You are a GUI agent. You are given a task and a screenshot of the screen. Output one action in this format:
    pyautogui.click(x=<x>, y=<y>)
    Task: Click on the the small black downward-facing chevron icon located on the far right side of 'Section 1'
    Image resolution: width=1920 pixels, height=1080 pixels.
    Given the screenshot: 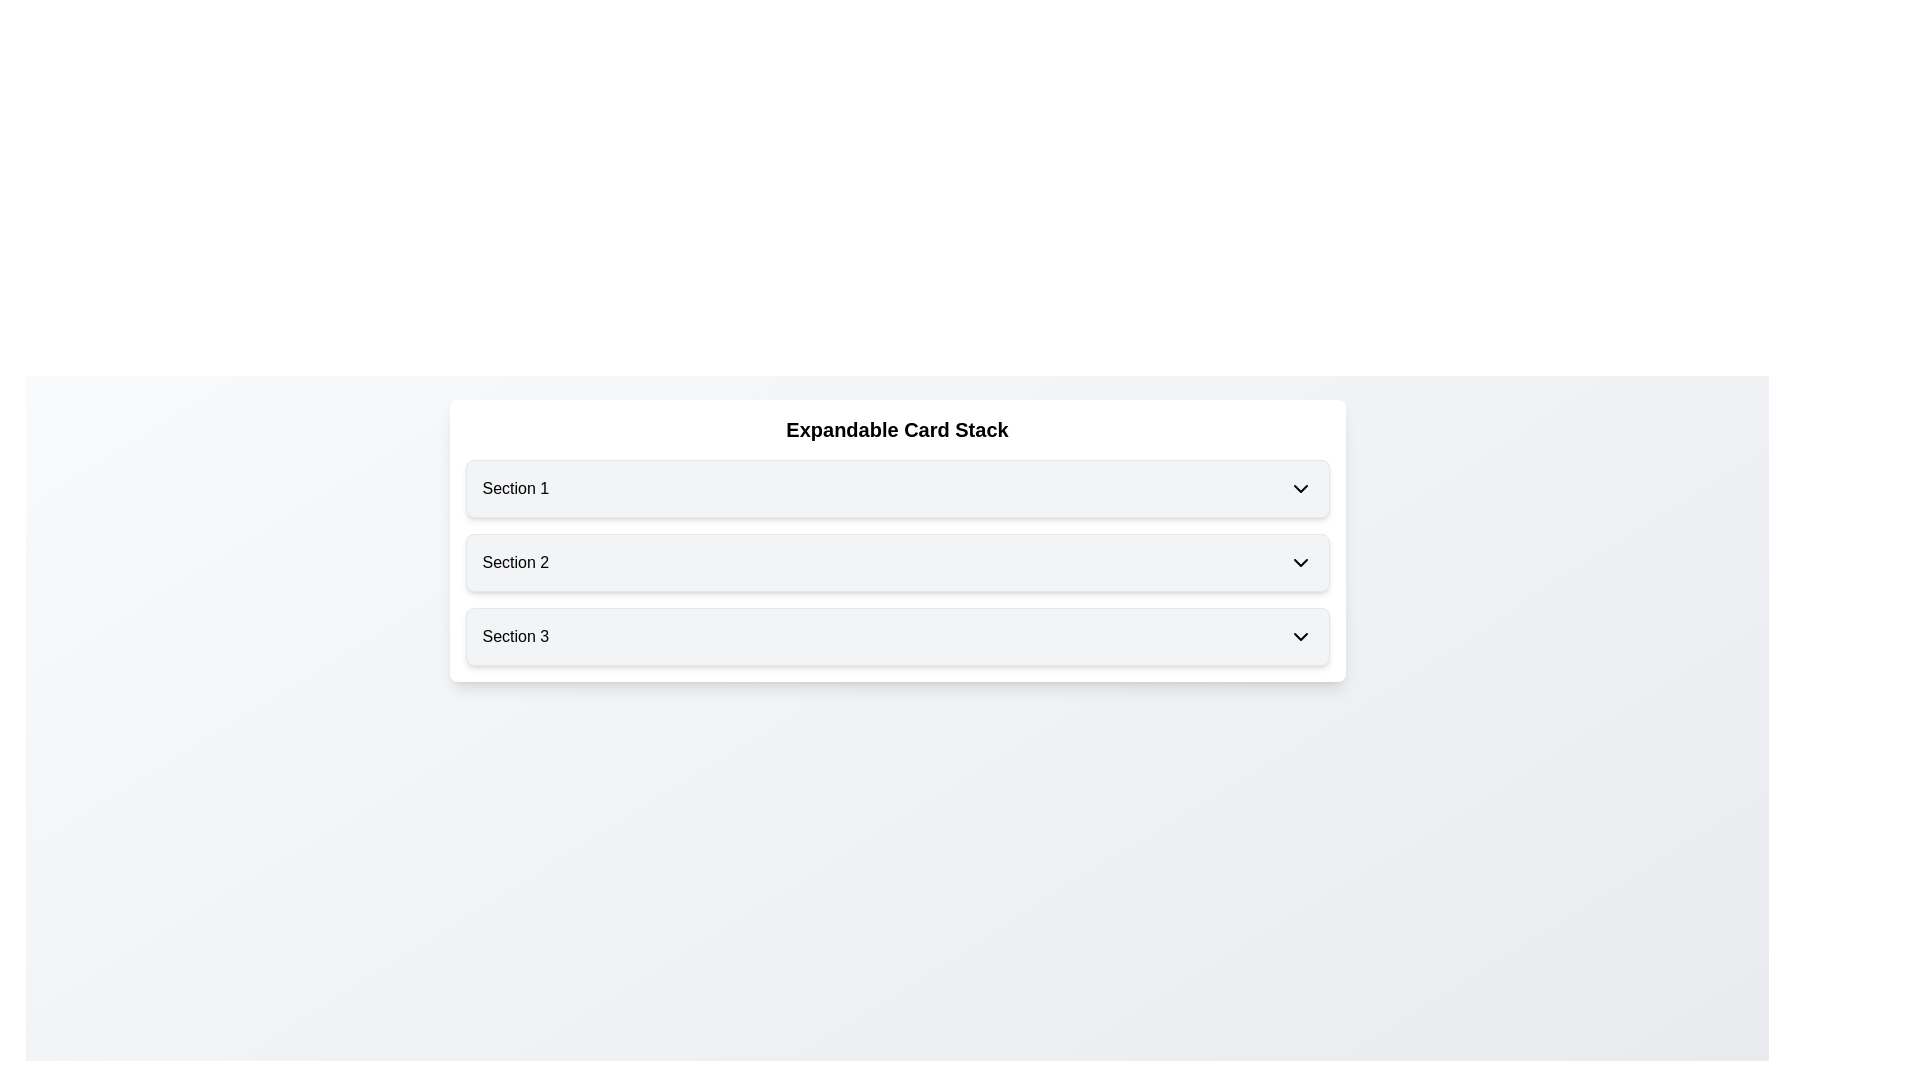 What is the action you would take?
    pyautogui.click(x=1300, y=489)
    